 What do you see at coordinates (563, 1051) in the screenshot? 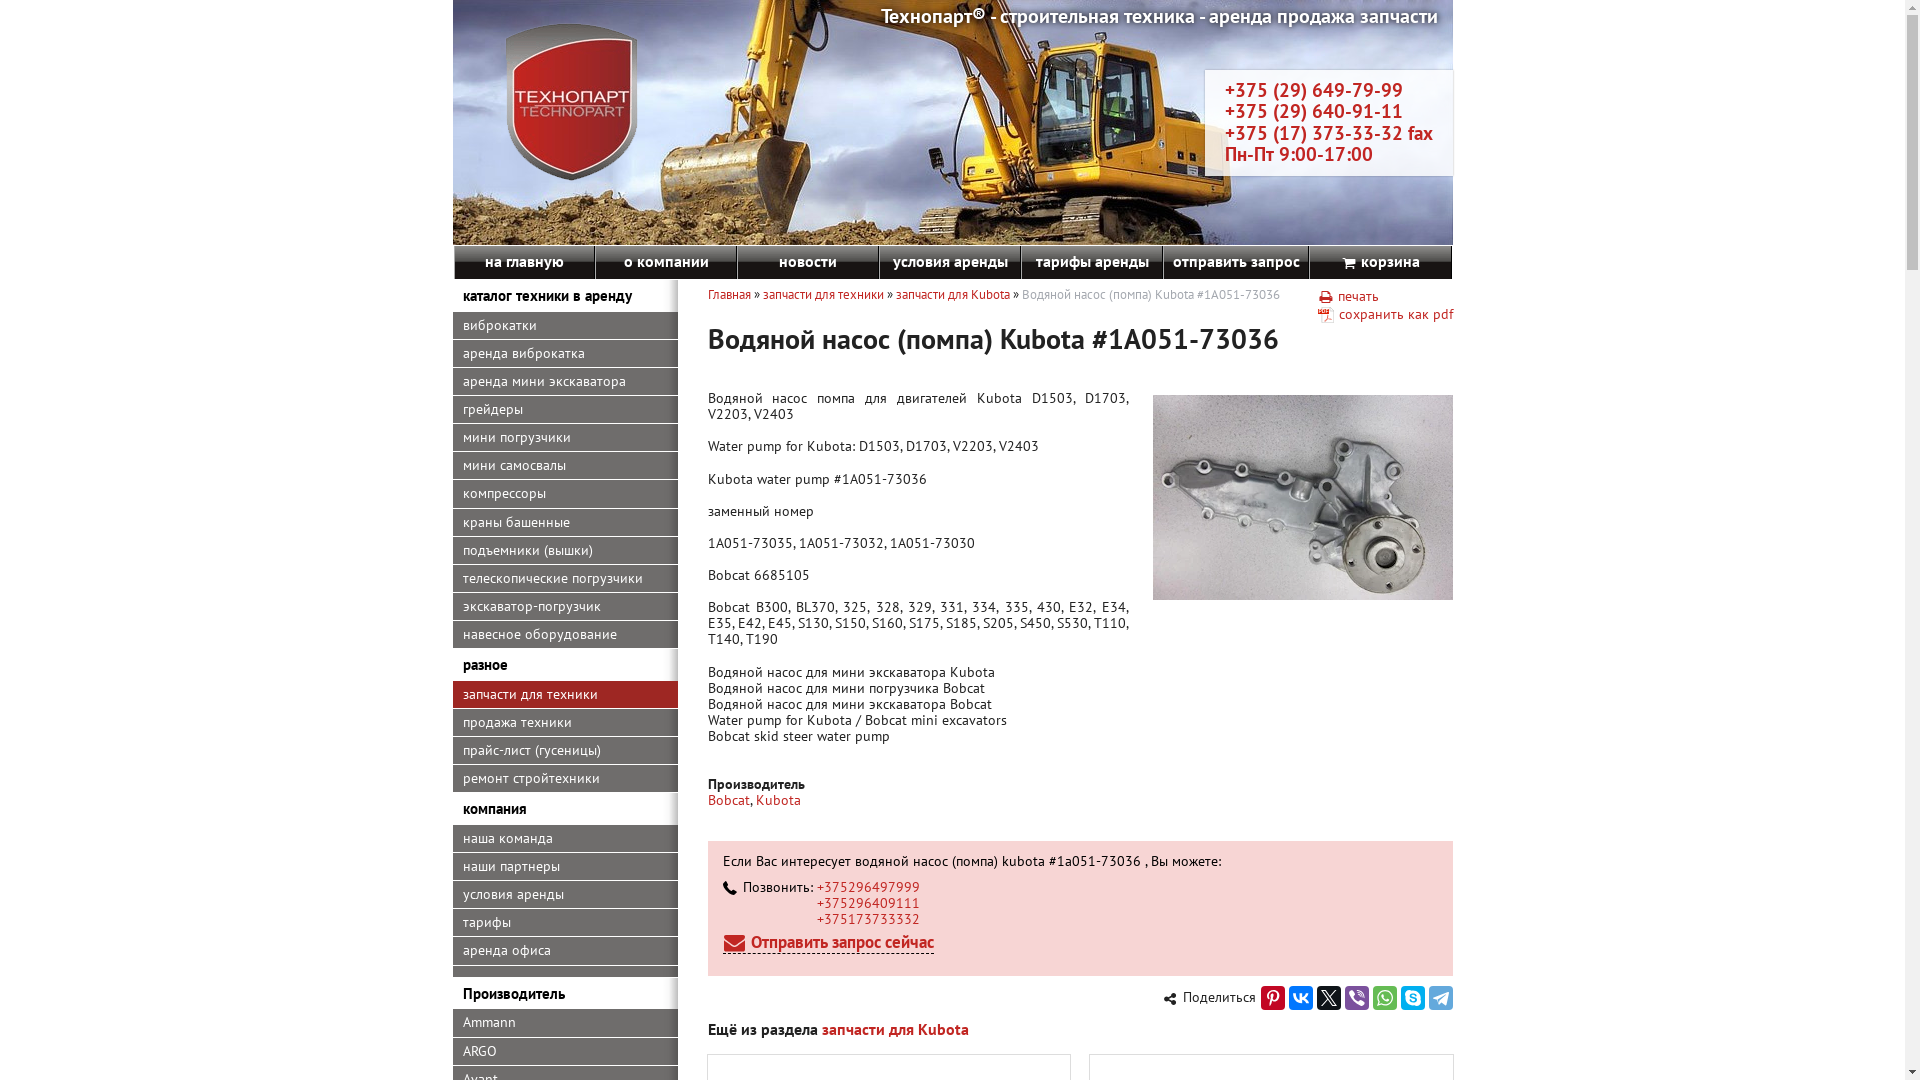
I see `'ARGO'` at bounding box center [563, 1051].